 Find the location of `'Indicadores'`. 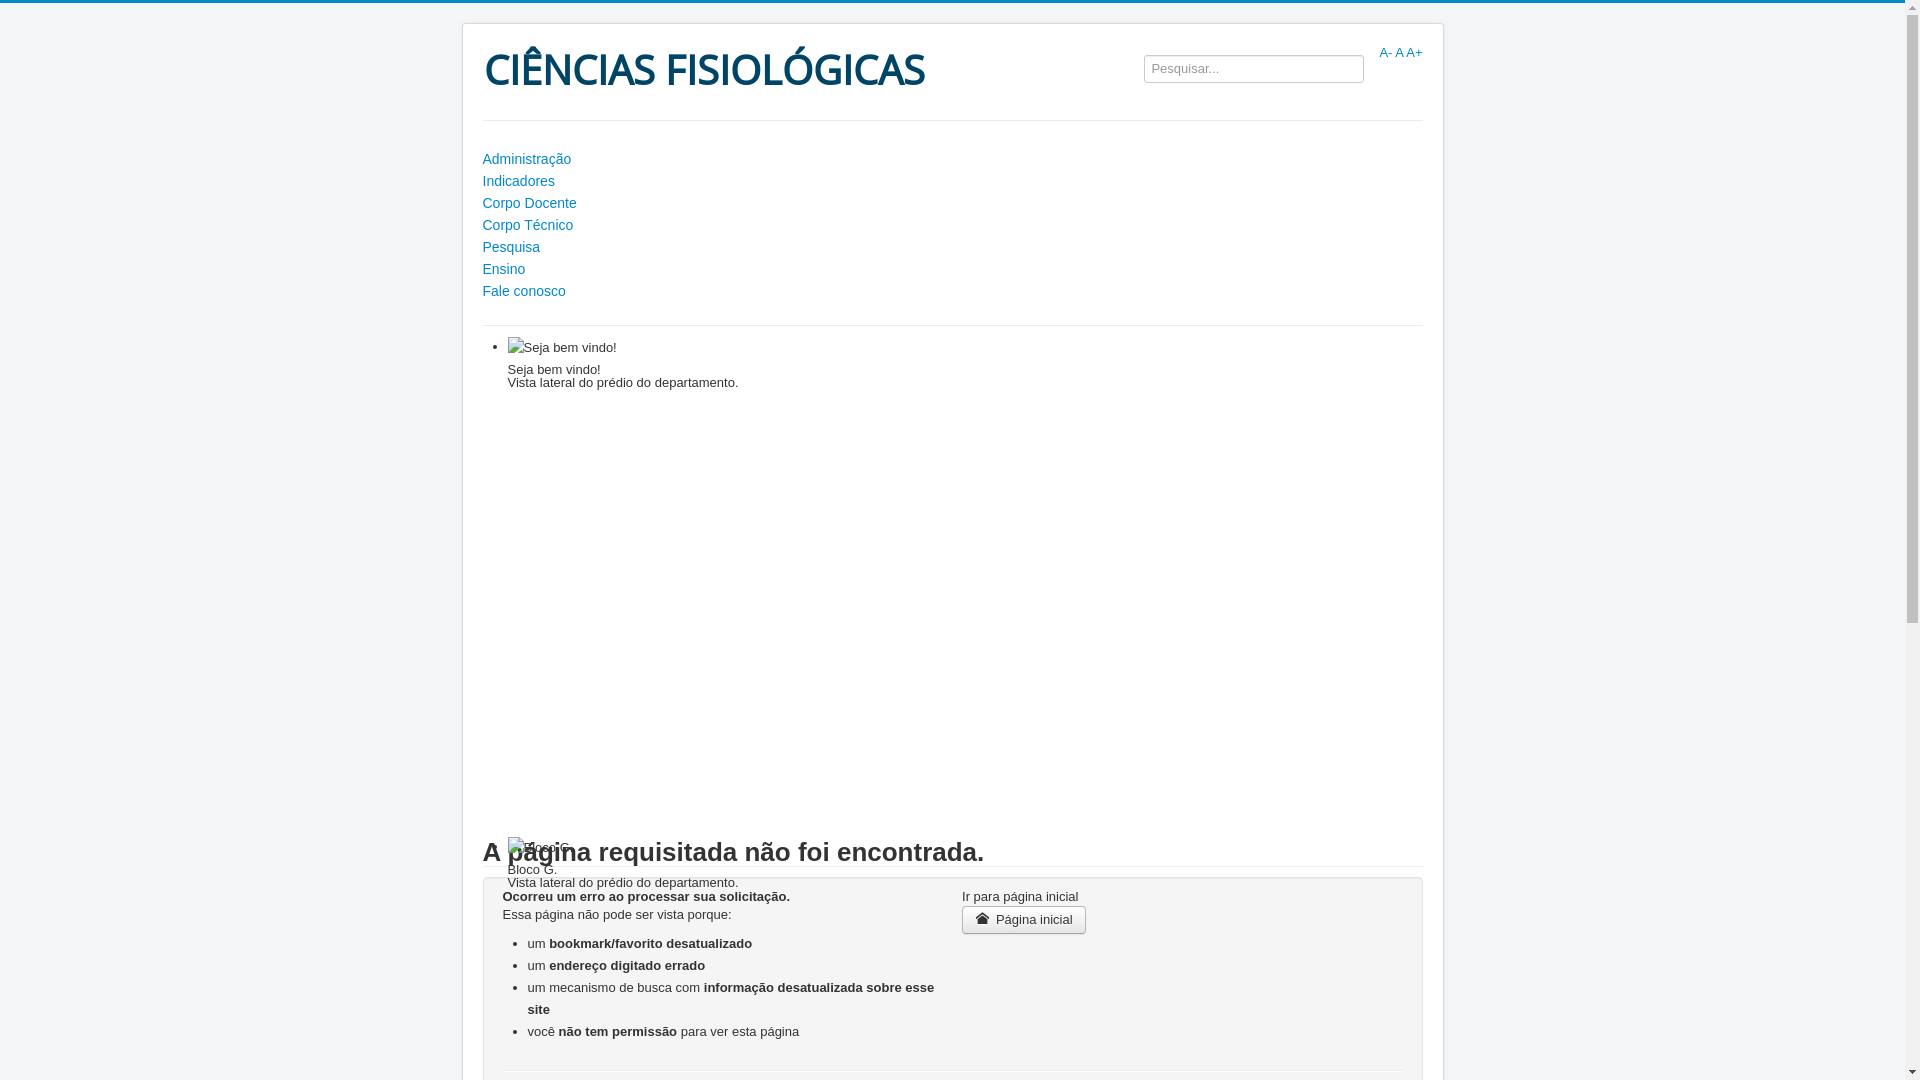

'Indicadores' is located at coordinates (950, 181).